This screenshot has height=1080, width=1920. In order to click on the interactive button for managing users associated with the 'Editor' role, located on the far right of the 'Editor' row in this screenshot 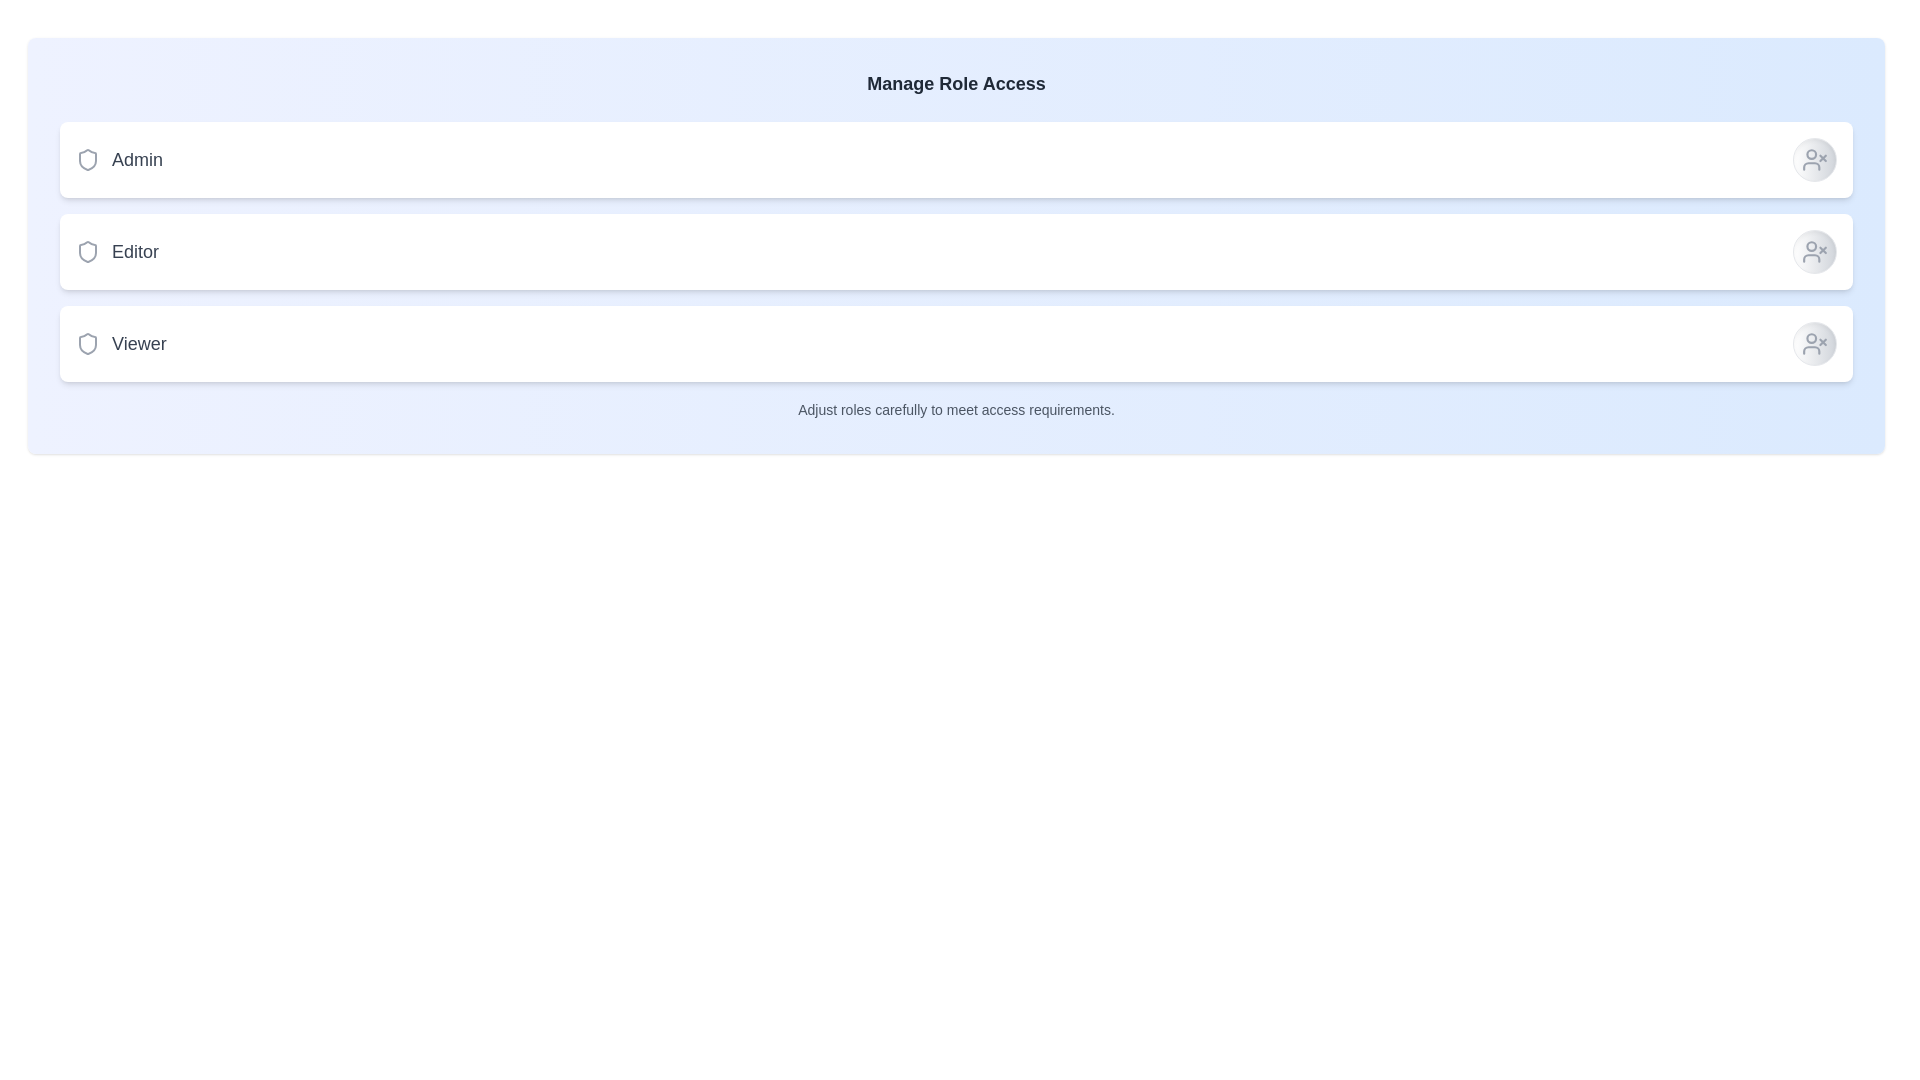, I will do `click(1814, 250)`.